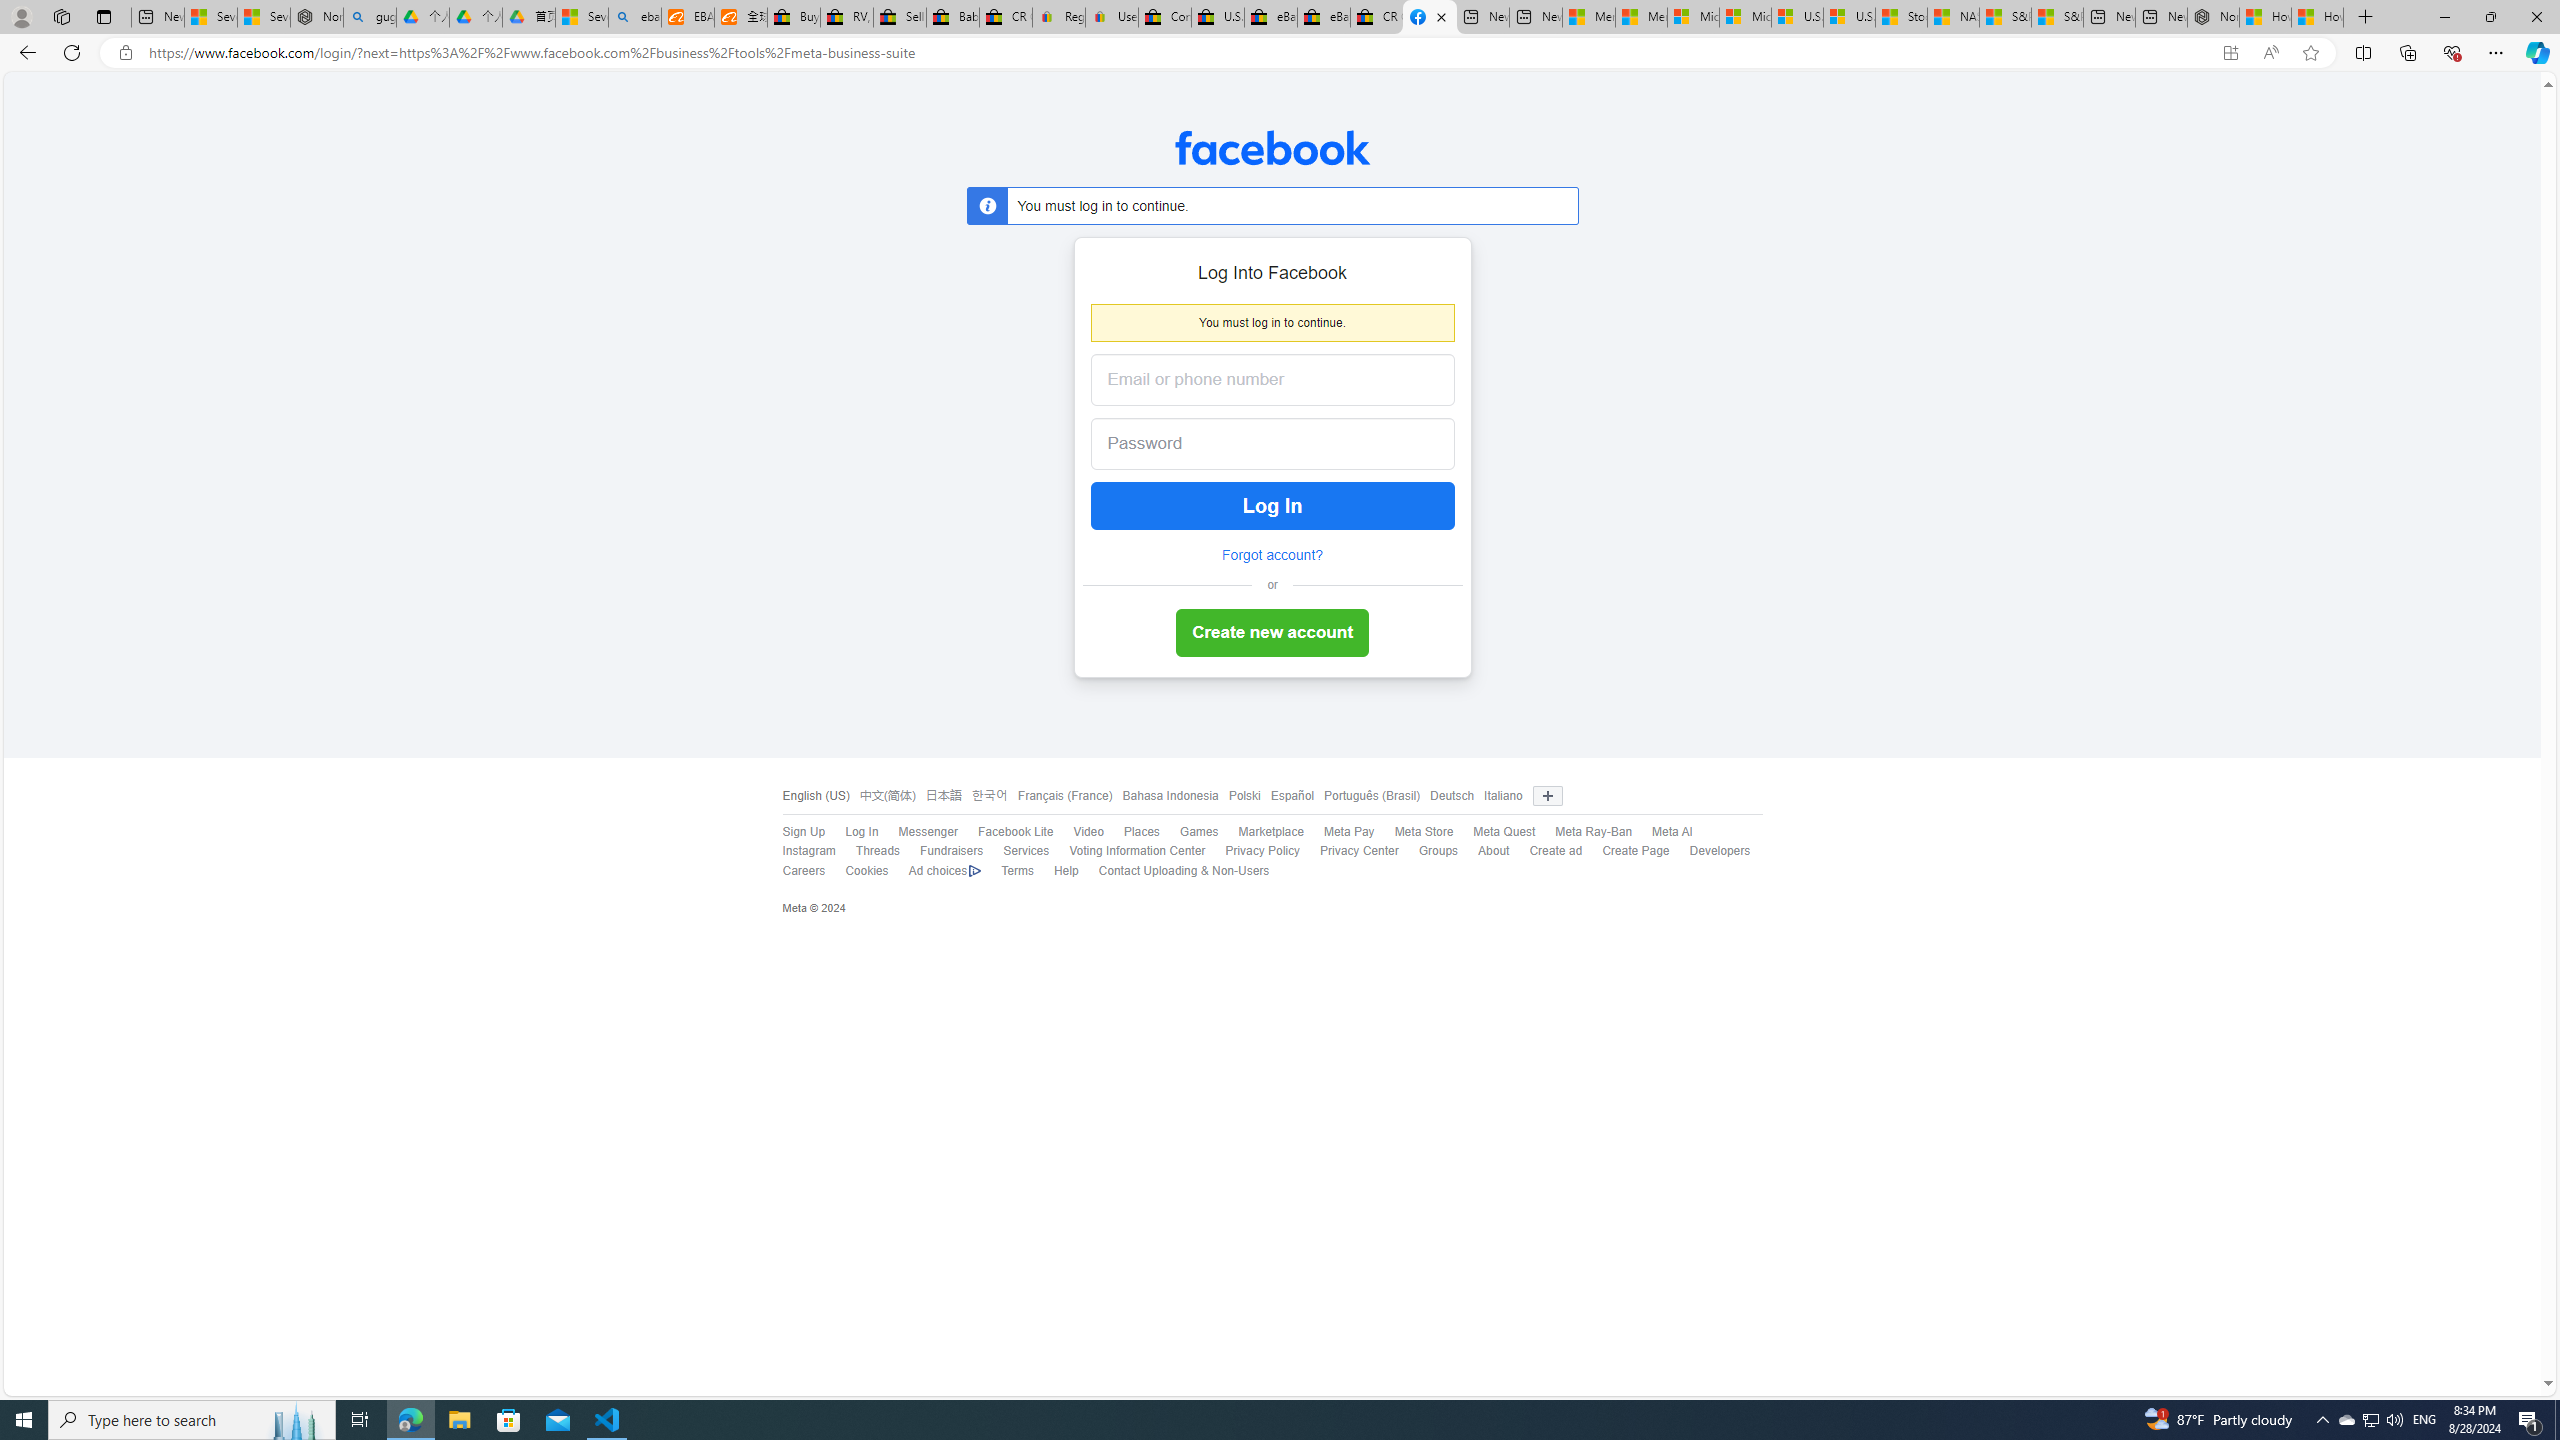 The width and height of the screenshot is (2560, 1440). I want to click on 'How to Use a Monitor With Your Closed Laptop', so click(2318, 16).